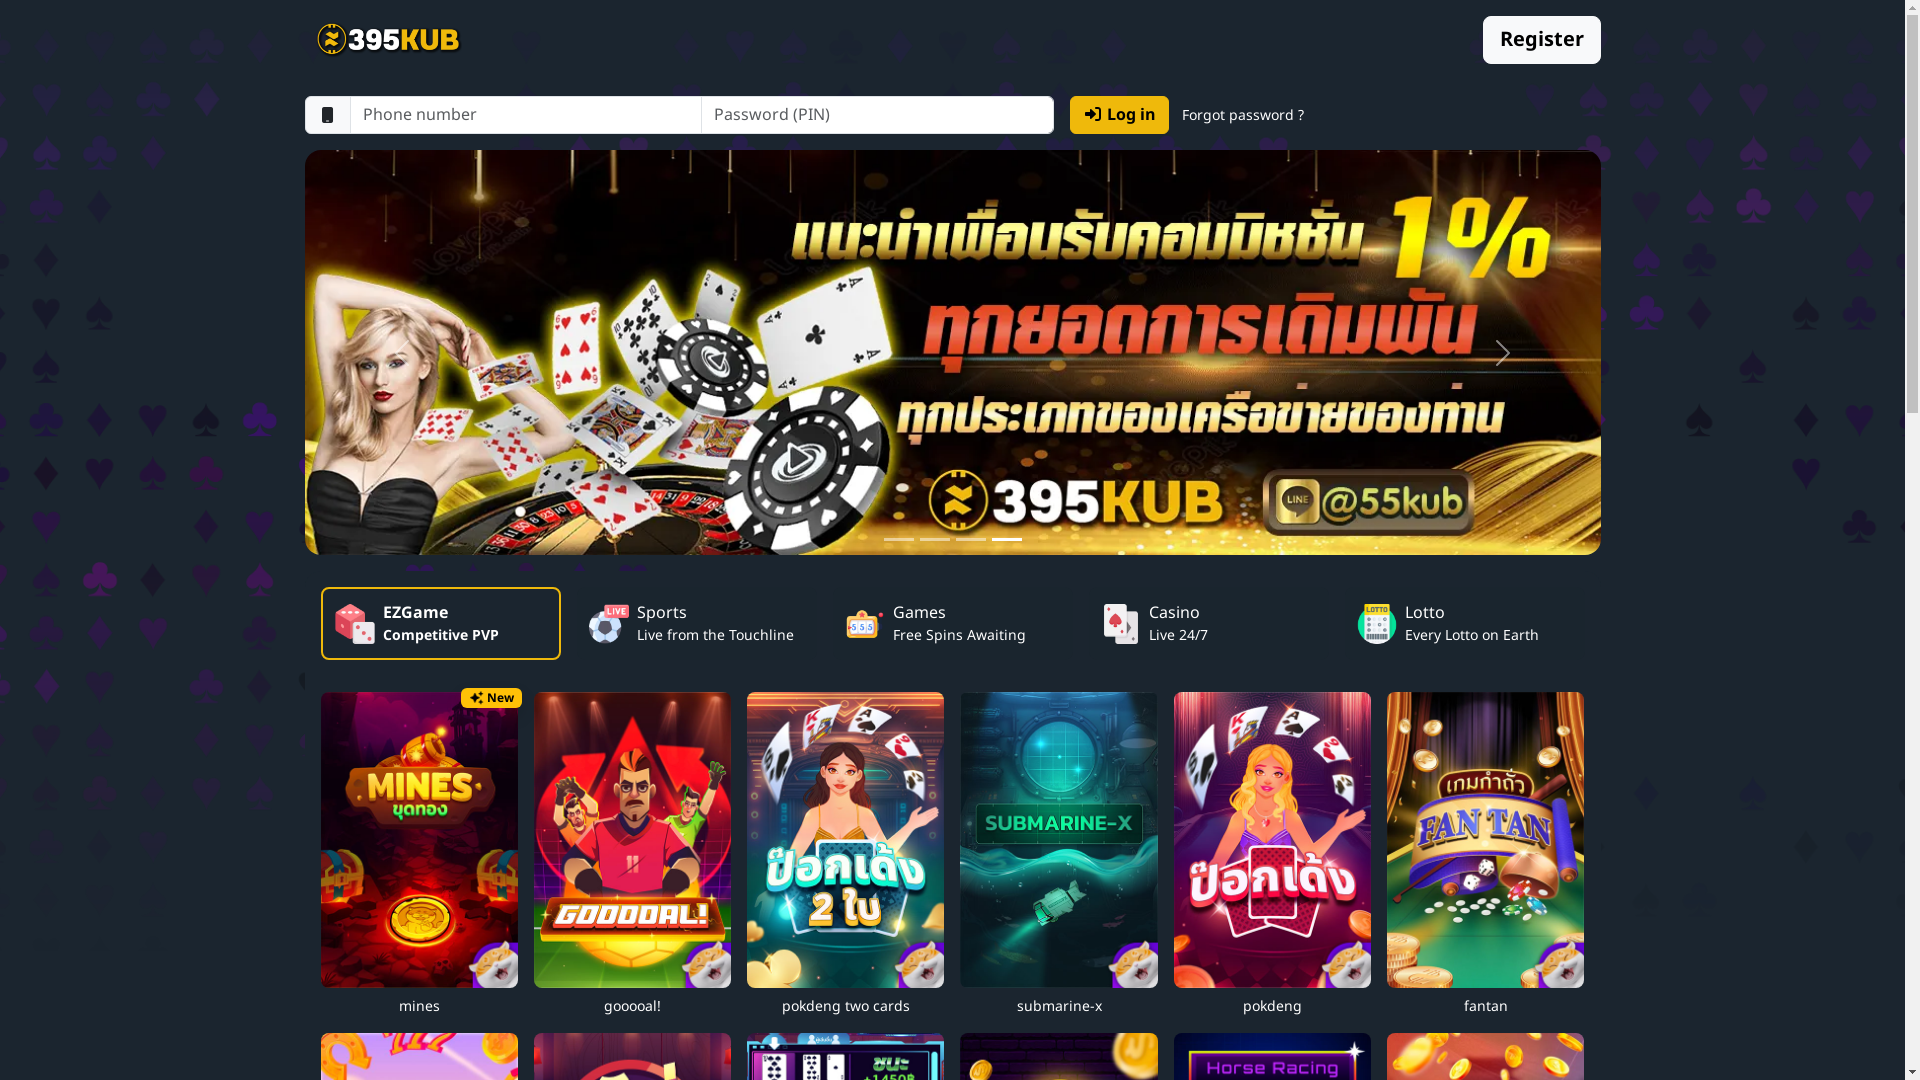 This screenshot has height=1080, width=1920. Describe the element at coordinates (1118, 115) in the screenshot. I see `'Log in'` at that location.